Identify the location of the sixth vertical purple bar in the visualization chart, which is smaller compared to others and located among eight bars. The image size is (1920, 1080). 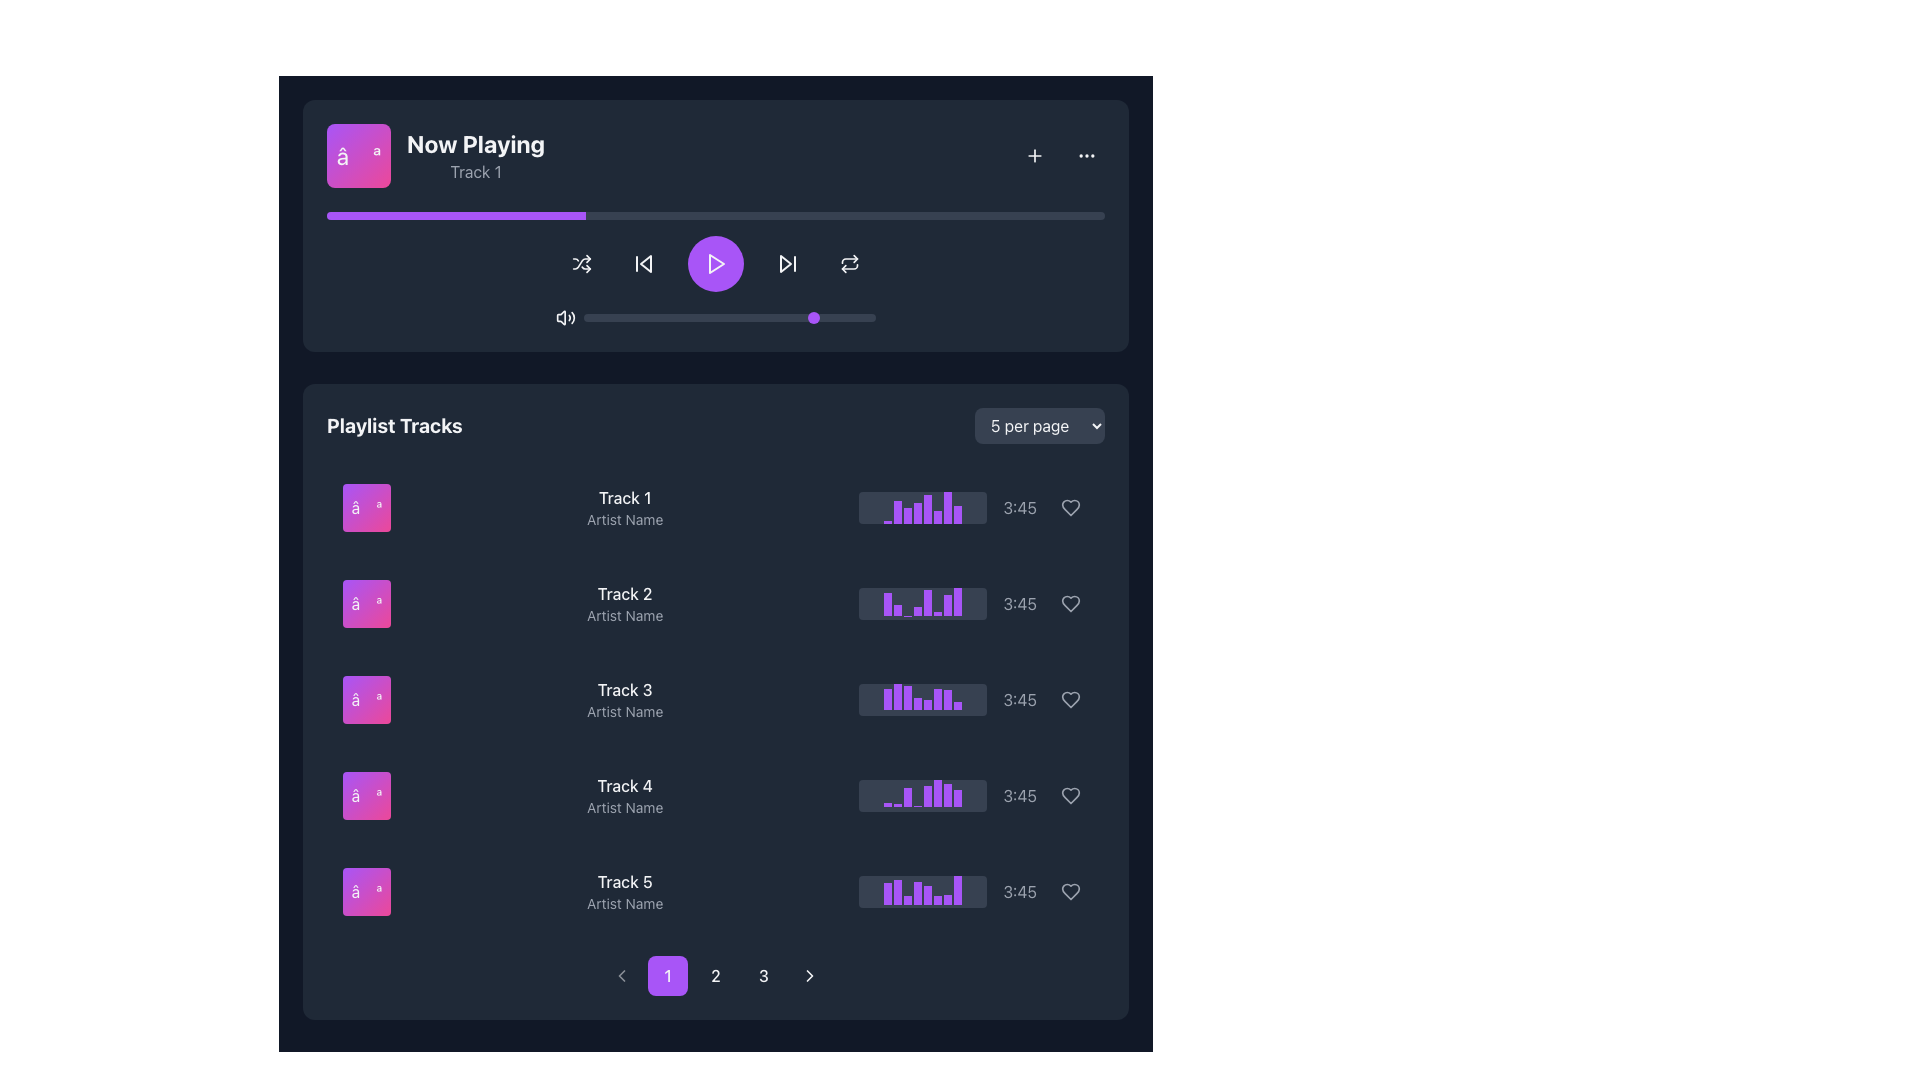
(937, 516).